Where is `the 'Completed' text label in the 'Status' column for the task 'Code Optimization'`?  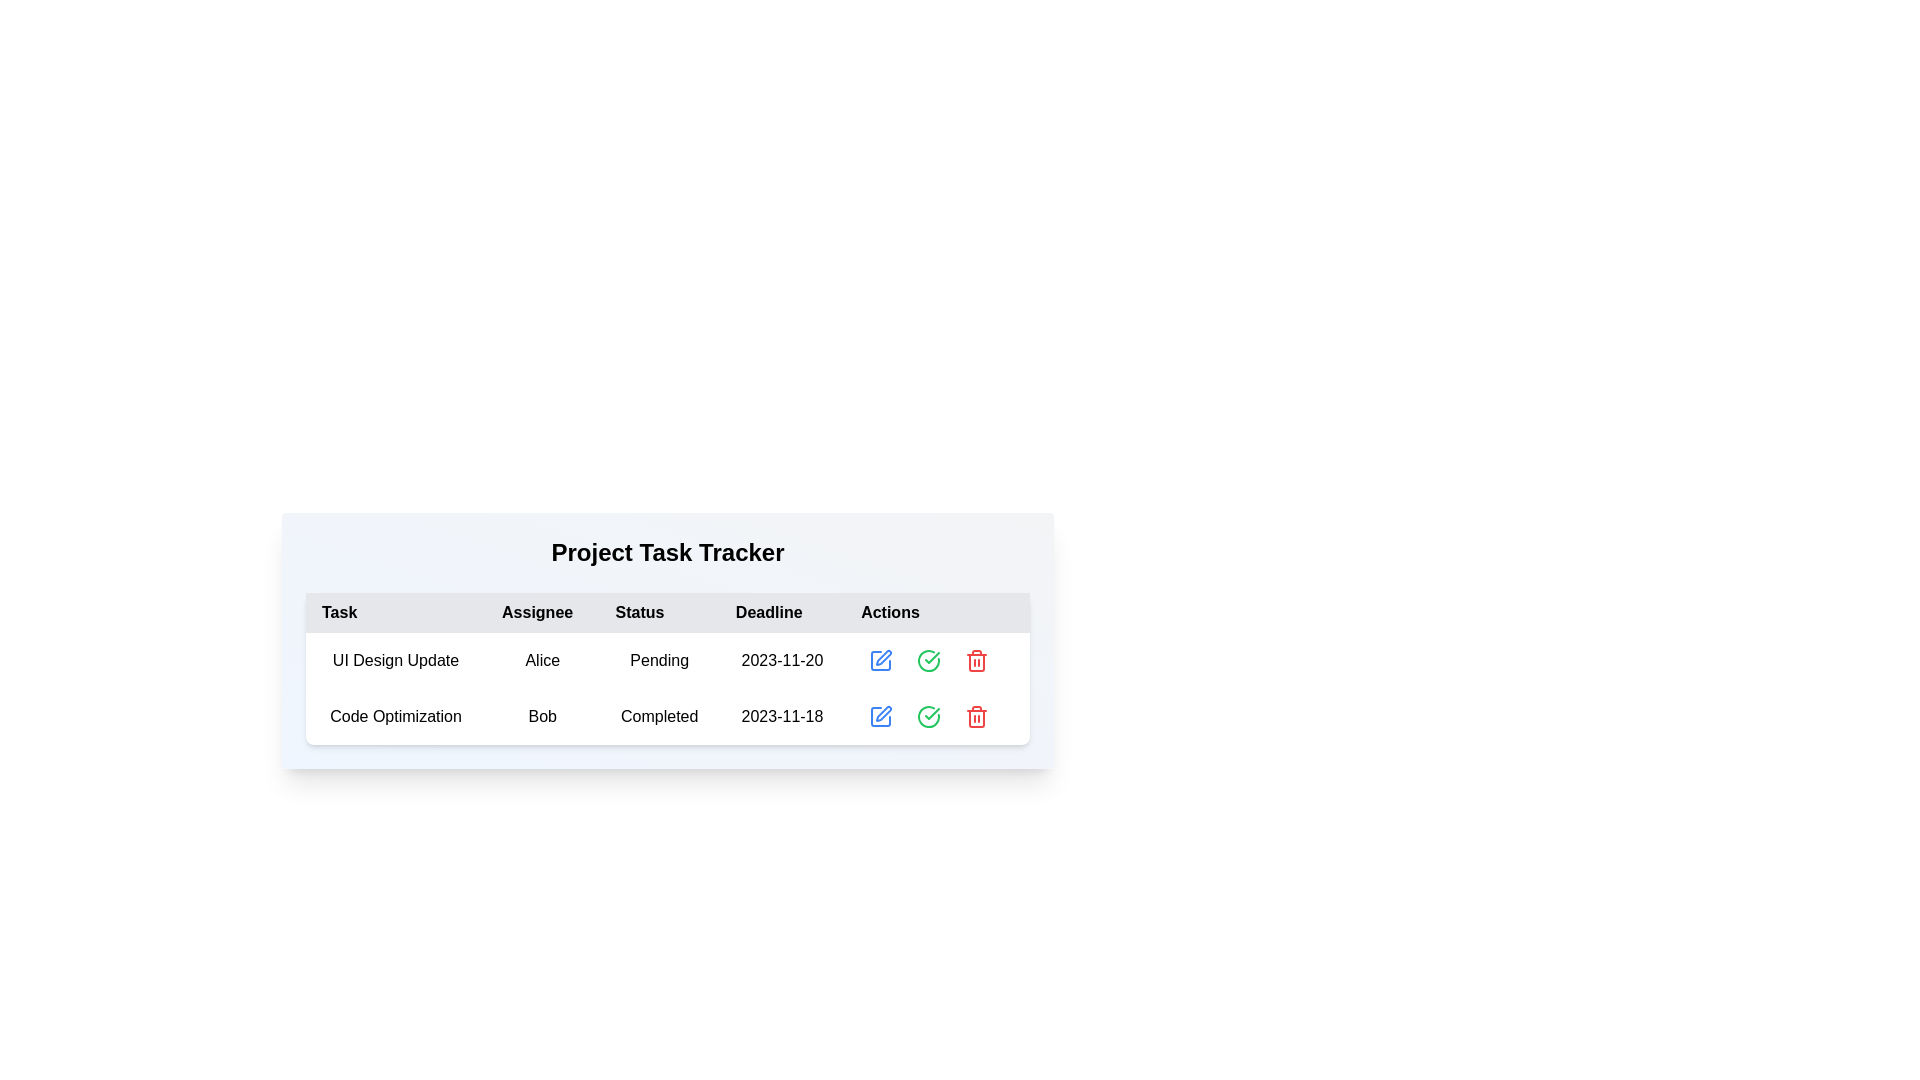 the 'Completed' text label in the 'Status' column for the task 'Code Optimization' is located at coordinates (659, 716).